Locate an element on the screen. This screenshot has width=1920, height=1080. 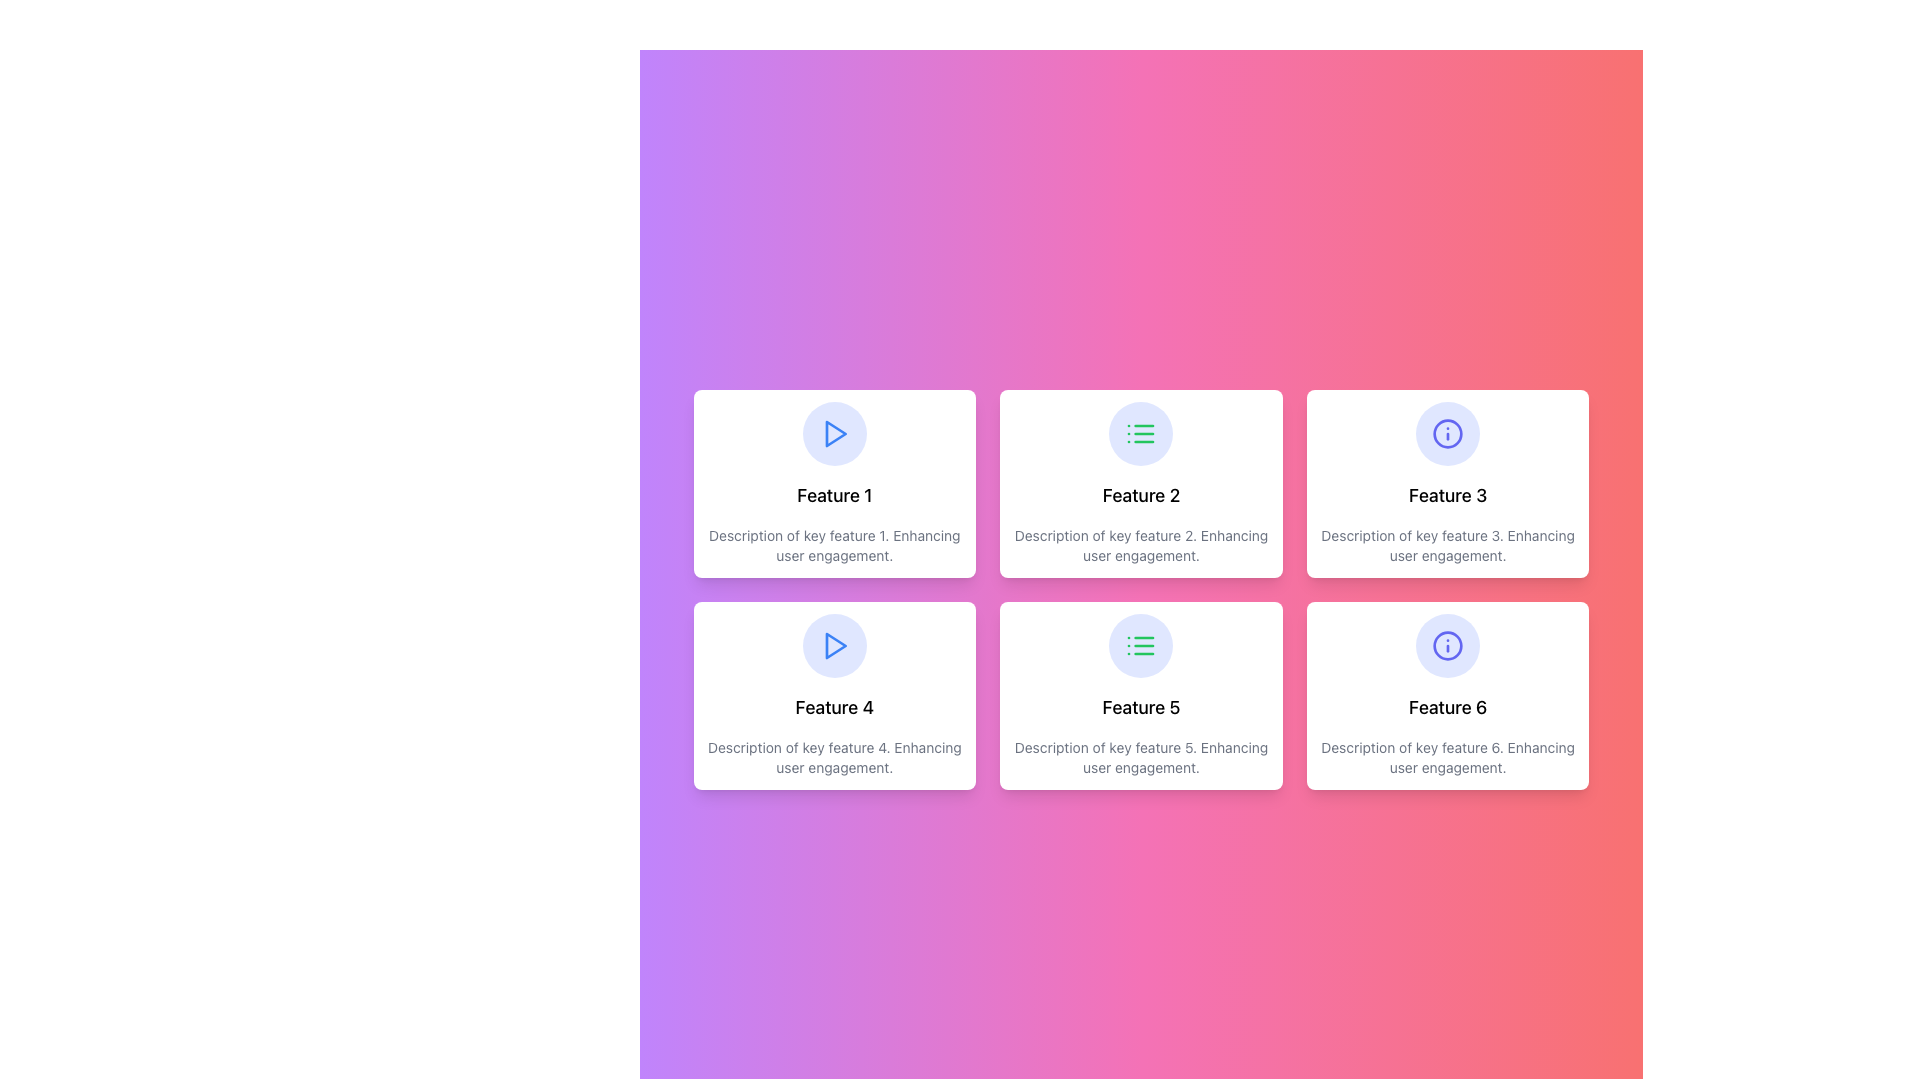
the second feature card in the grid layout is located at coordinates (1141, 483).